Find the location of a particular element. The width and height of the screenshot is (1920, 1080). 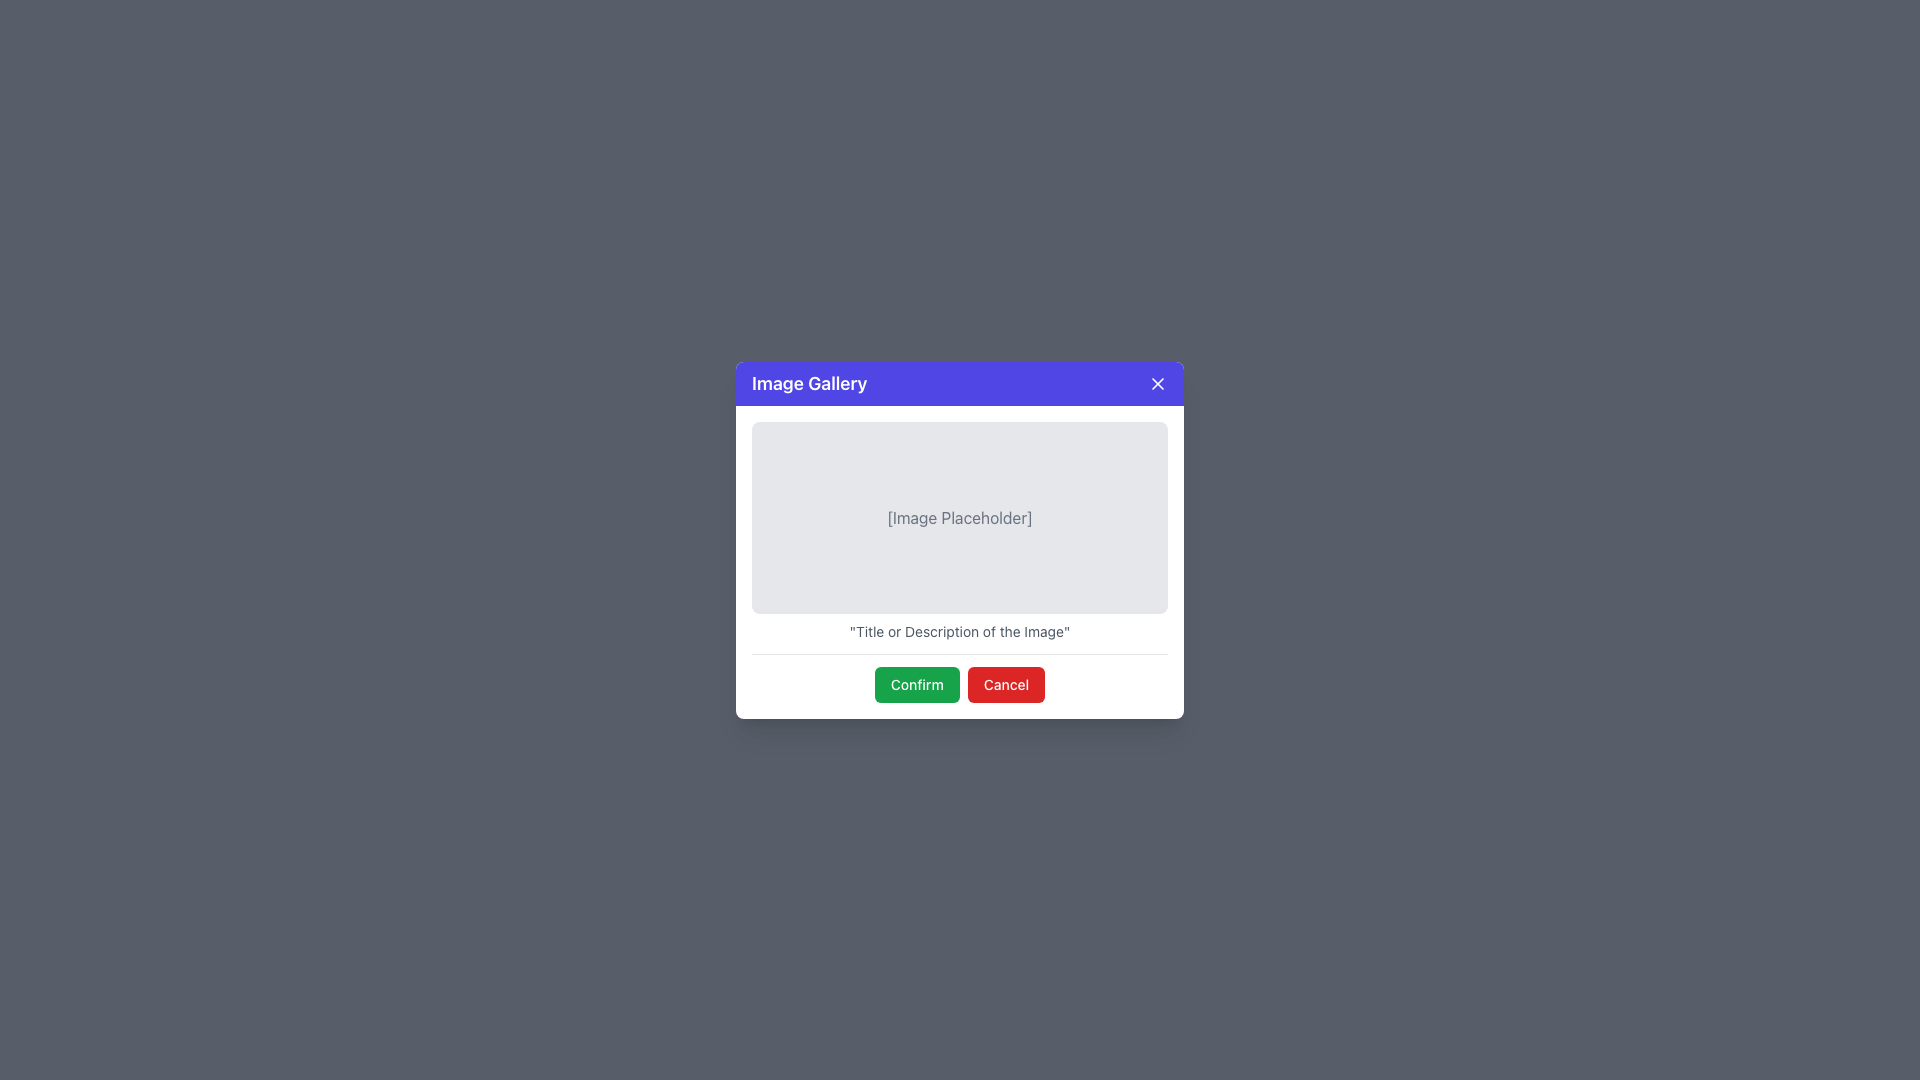

descriptive text located within the modal titled 'Image Gallery', positioned at the bottom of the placeholder image is located at coordinates (960, 631).